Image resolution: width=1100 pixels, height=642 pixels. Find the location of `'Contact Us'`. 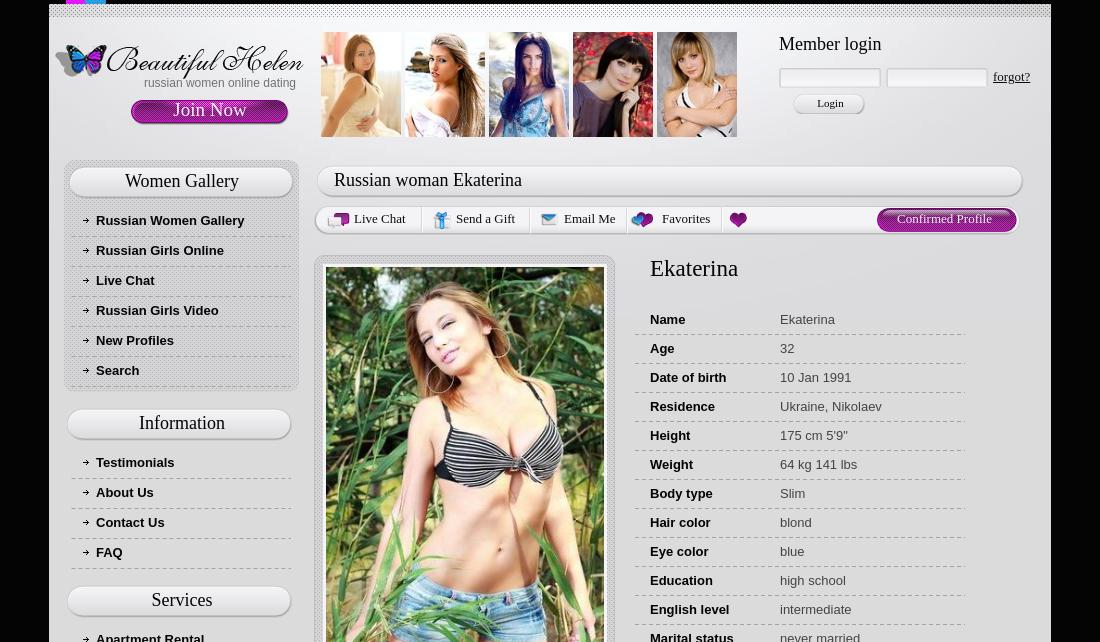

'Contact Us' is located at coordinates (130, 521).